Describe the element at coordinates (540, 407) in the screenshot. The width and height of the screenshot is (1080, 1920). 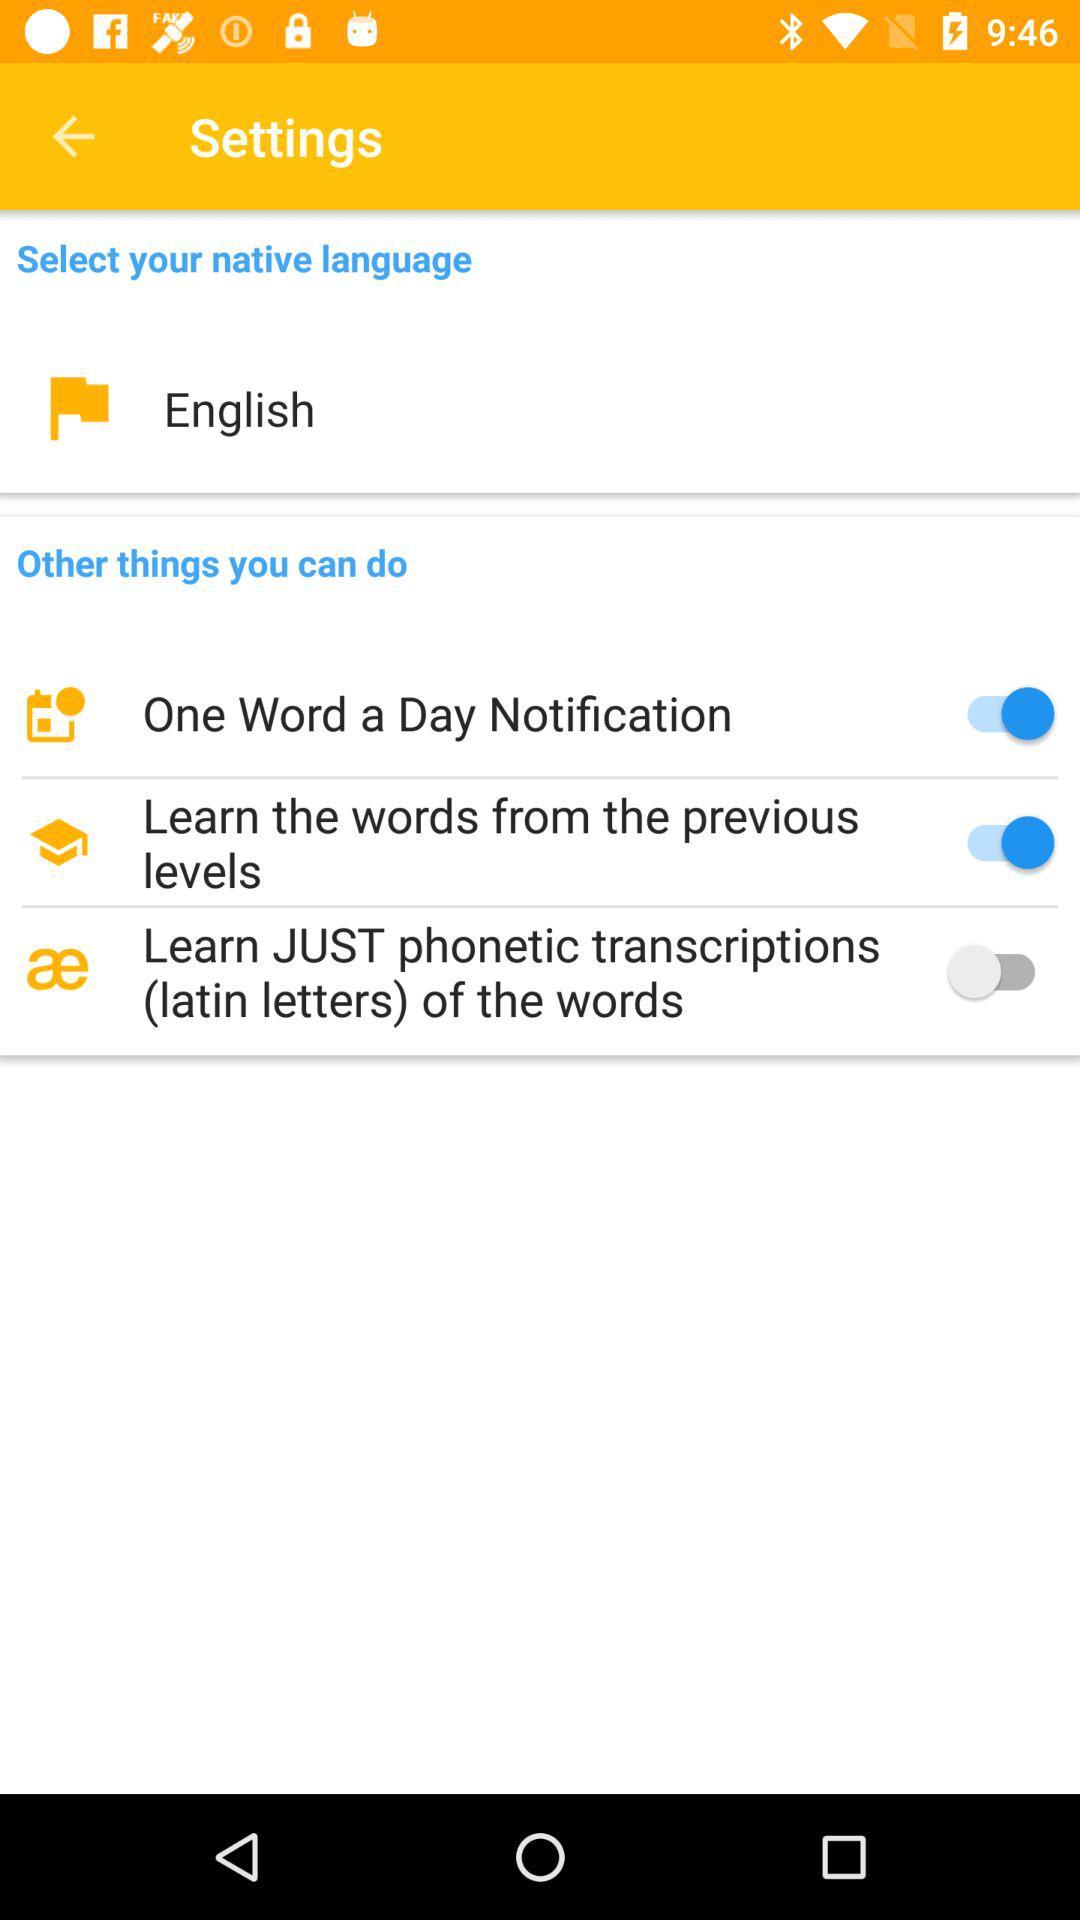
I see `english item` at that location.